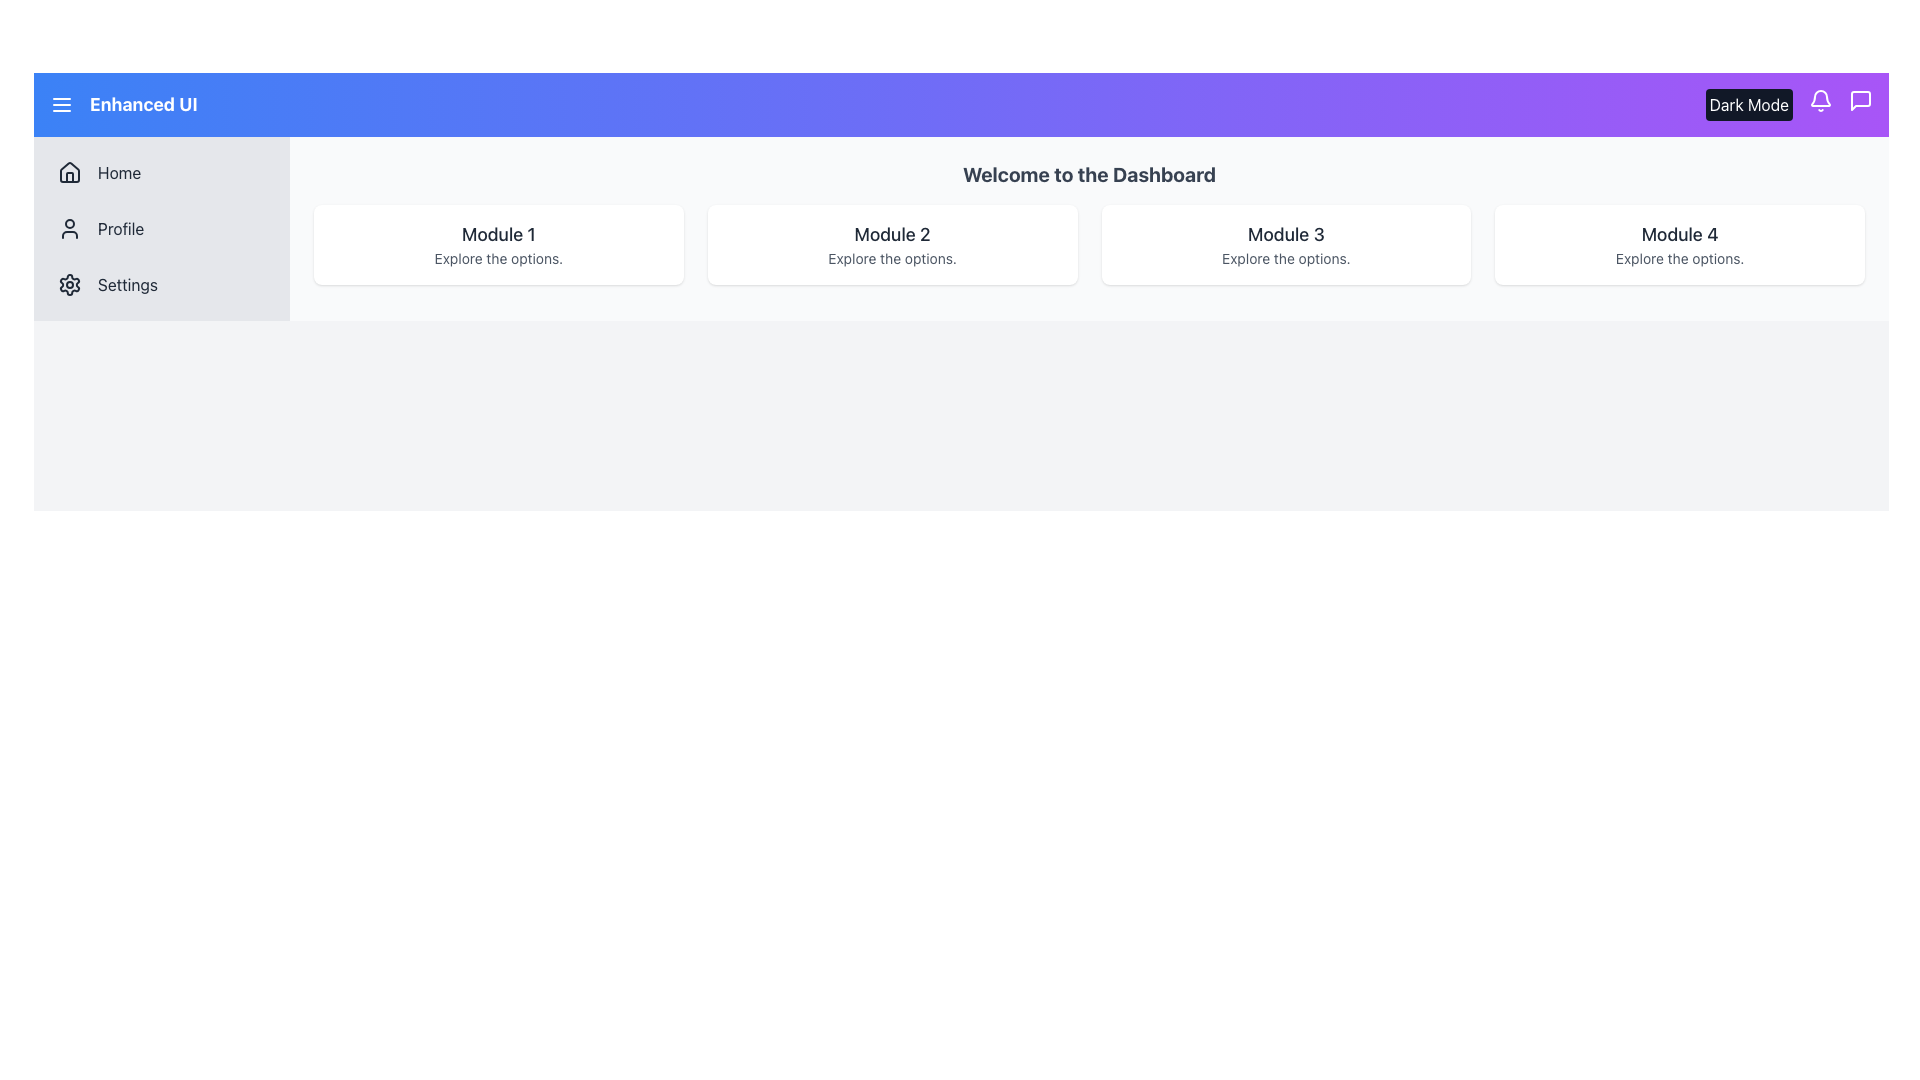  What do you see at coordinates (1088, 173) in the screenshot?
I see `the static text header that introduces the dashboard content, positioned at the top-center of the layout above the module cards` at bounding box center [1088, 173].